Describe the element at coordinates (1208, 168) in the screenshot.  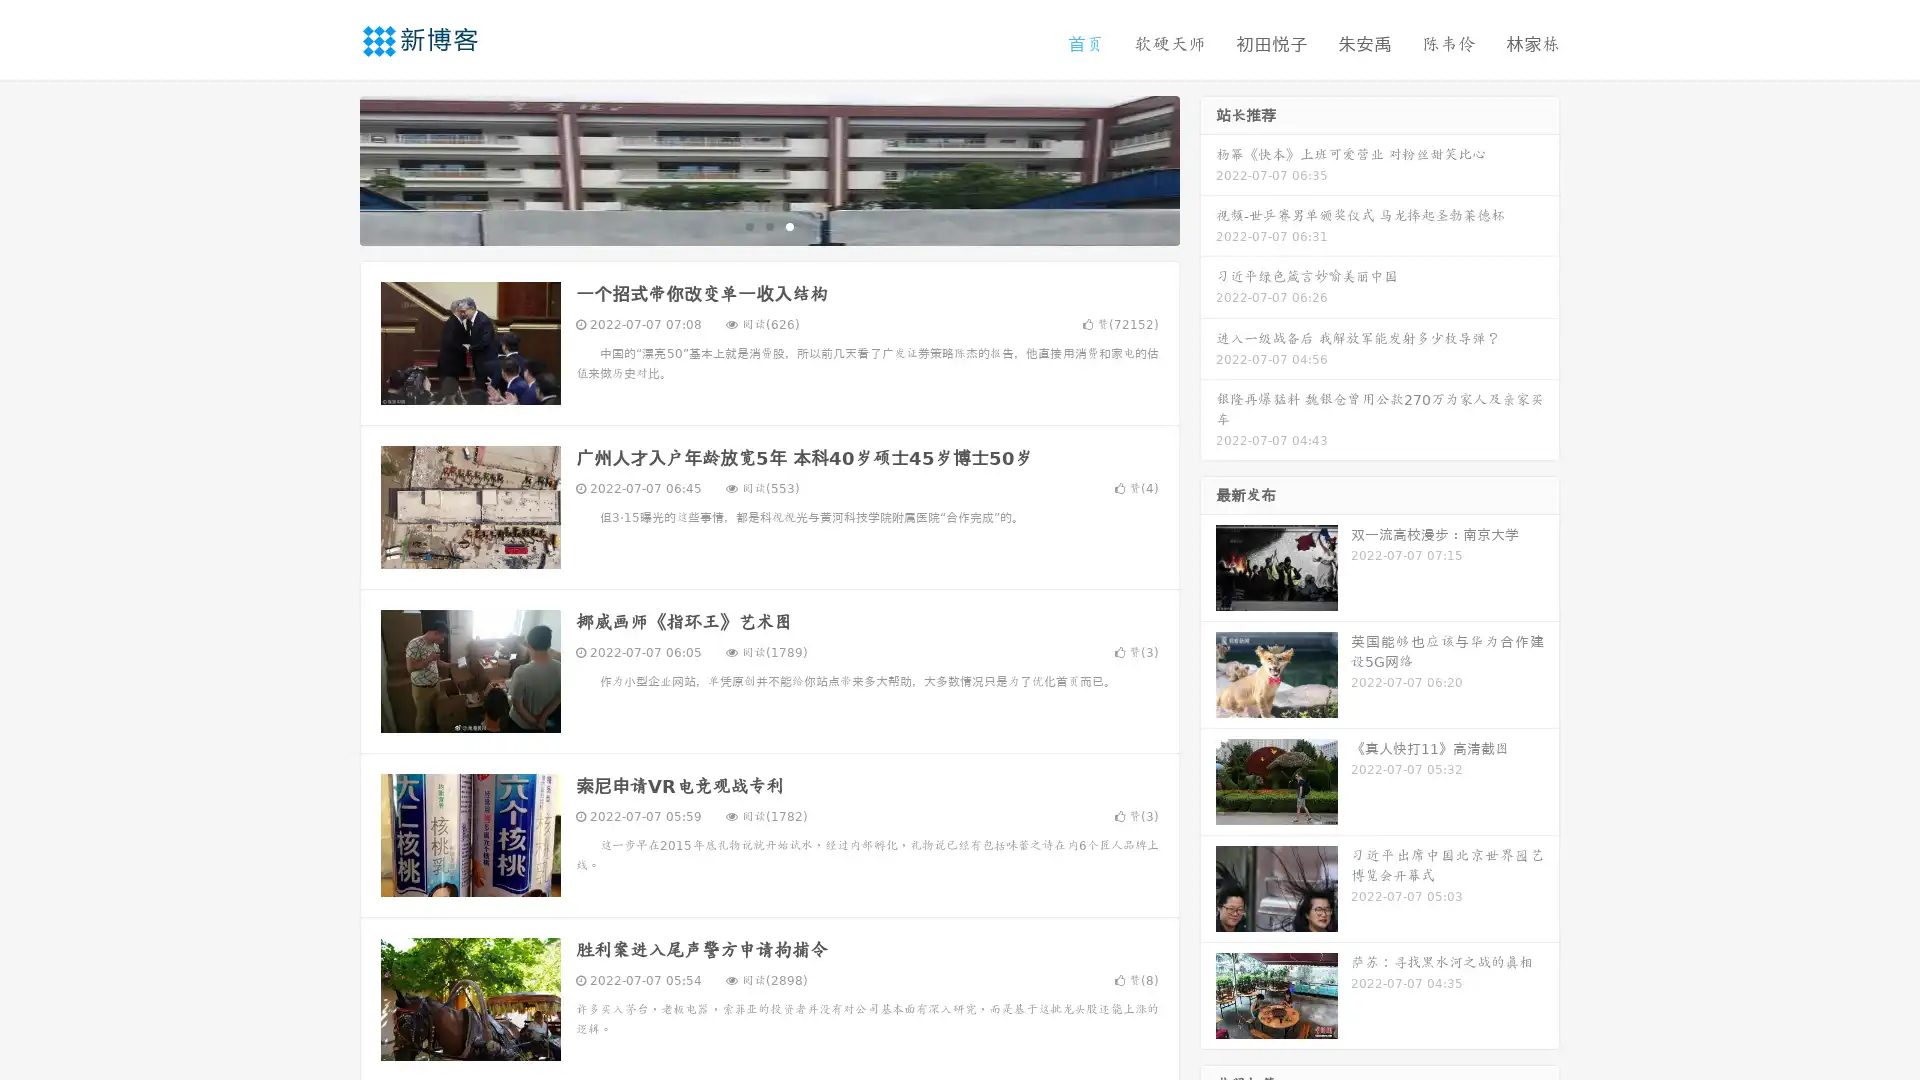
I see `Next slide` at that location.